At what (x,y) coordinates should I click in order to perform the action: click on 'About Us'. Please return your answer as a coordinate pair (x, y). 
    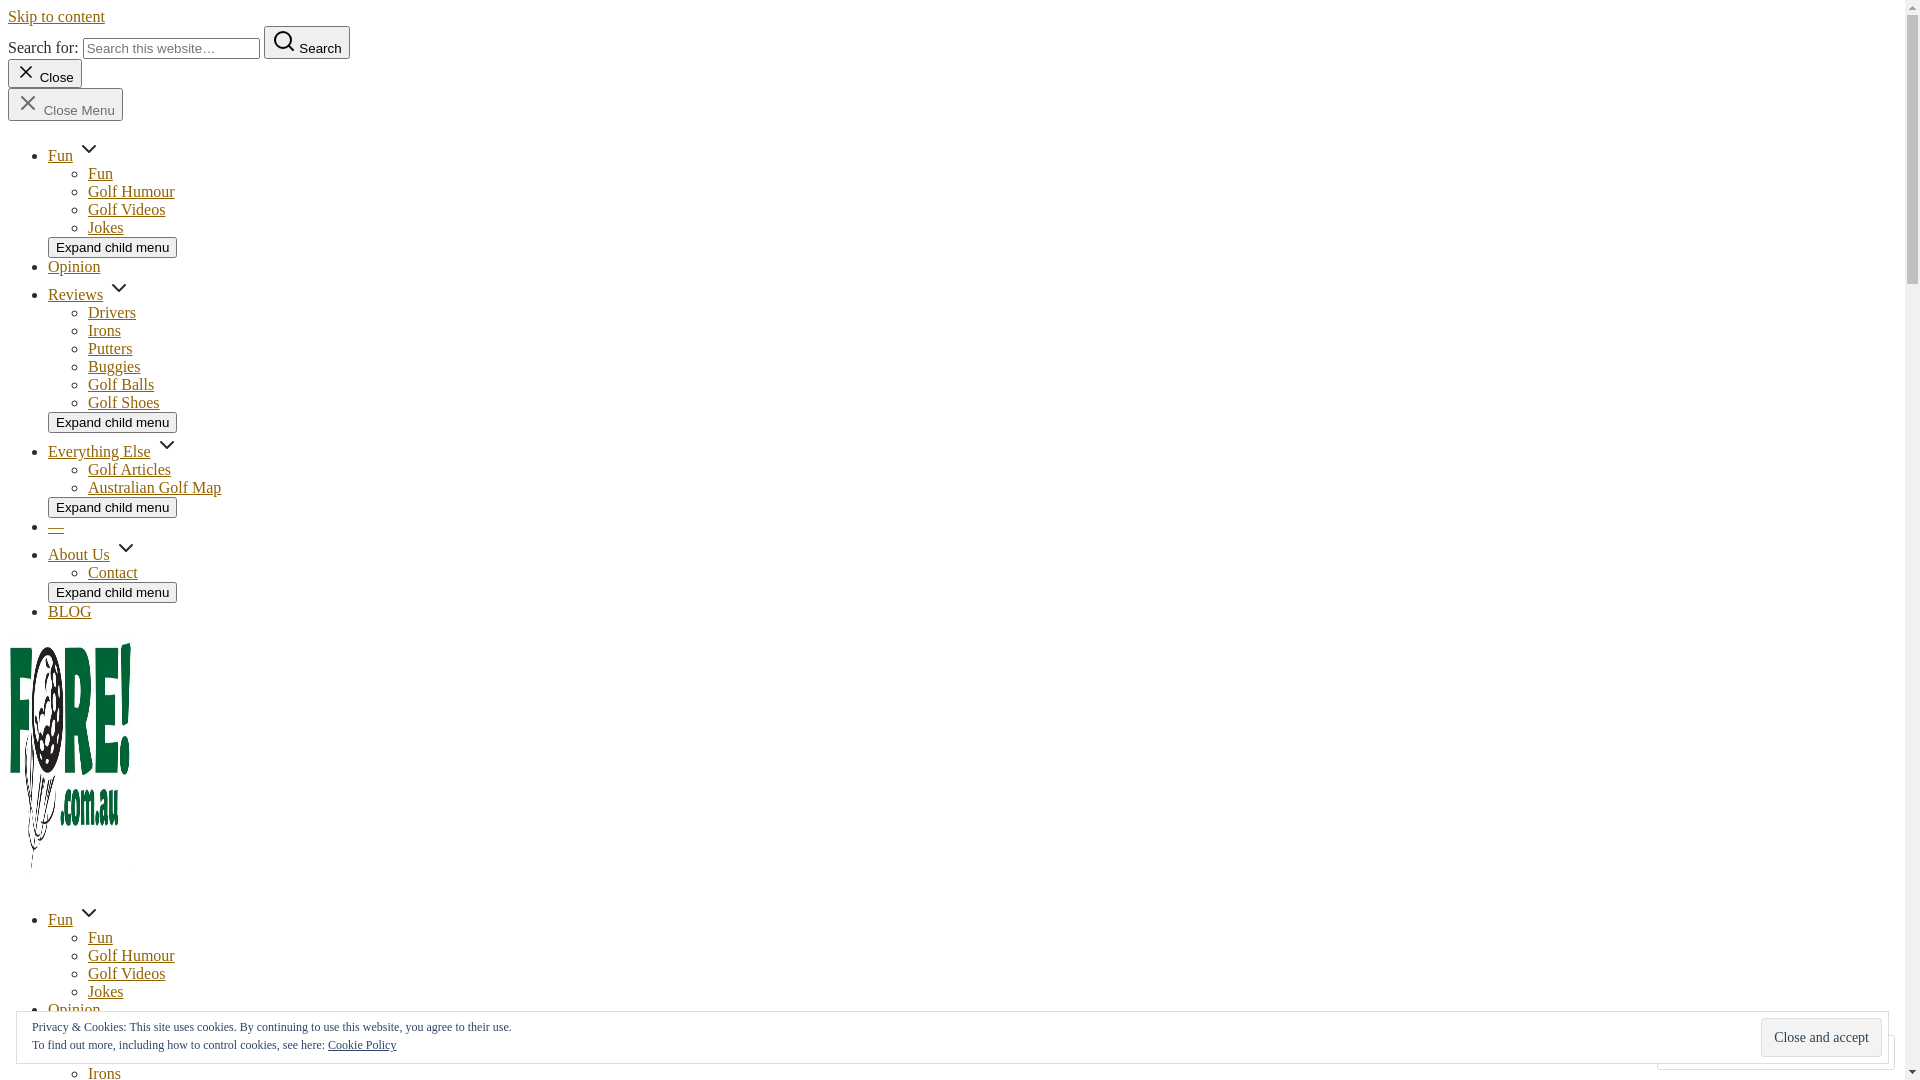
    Looking at the image, I should click on (48, 554).